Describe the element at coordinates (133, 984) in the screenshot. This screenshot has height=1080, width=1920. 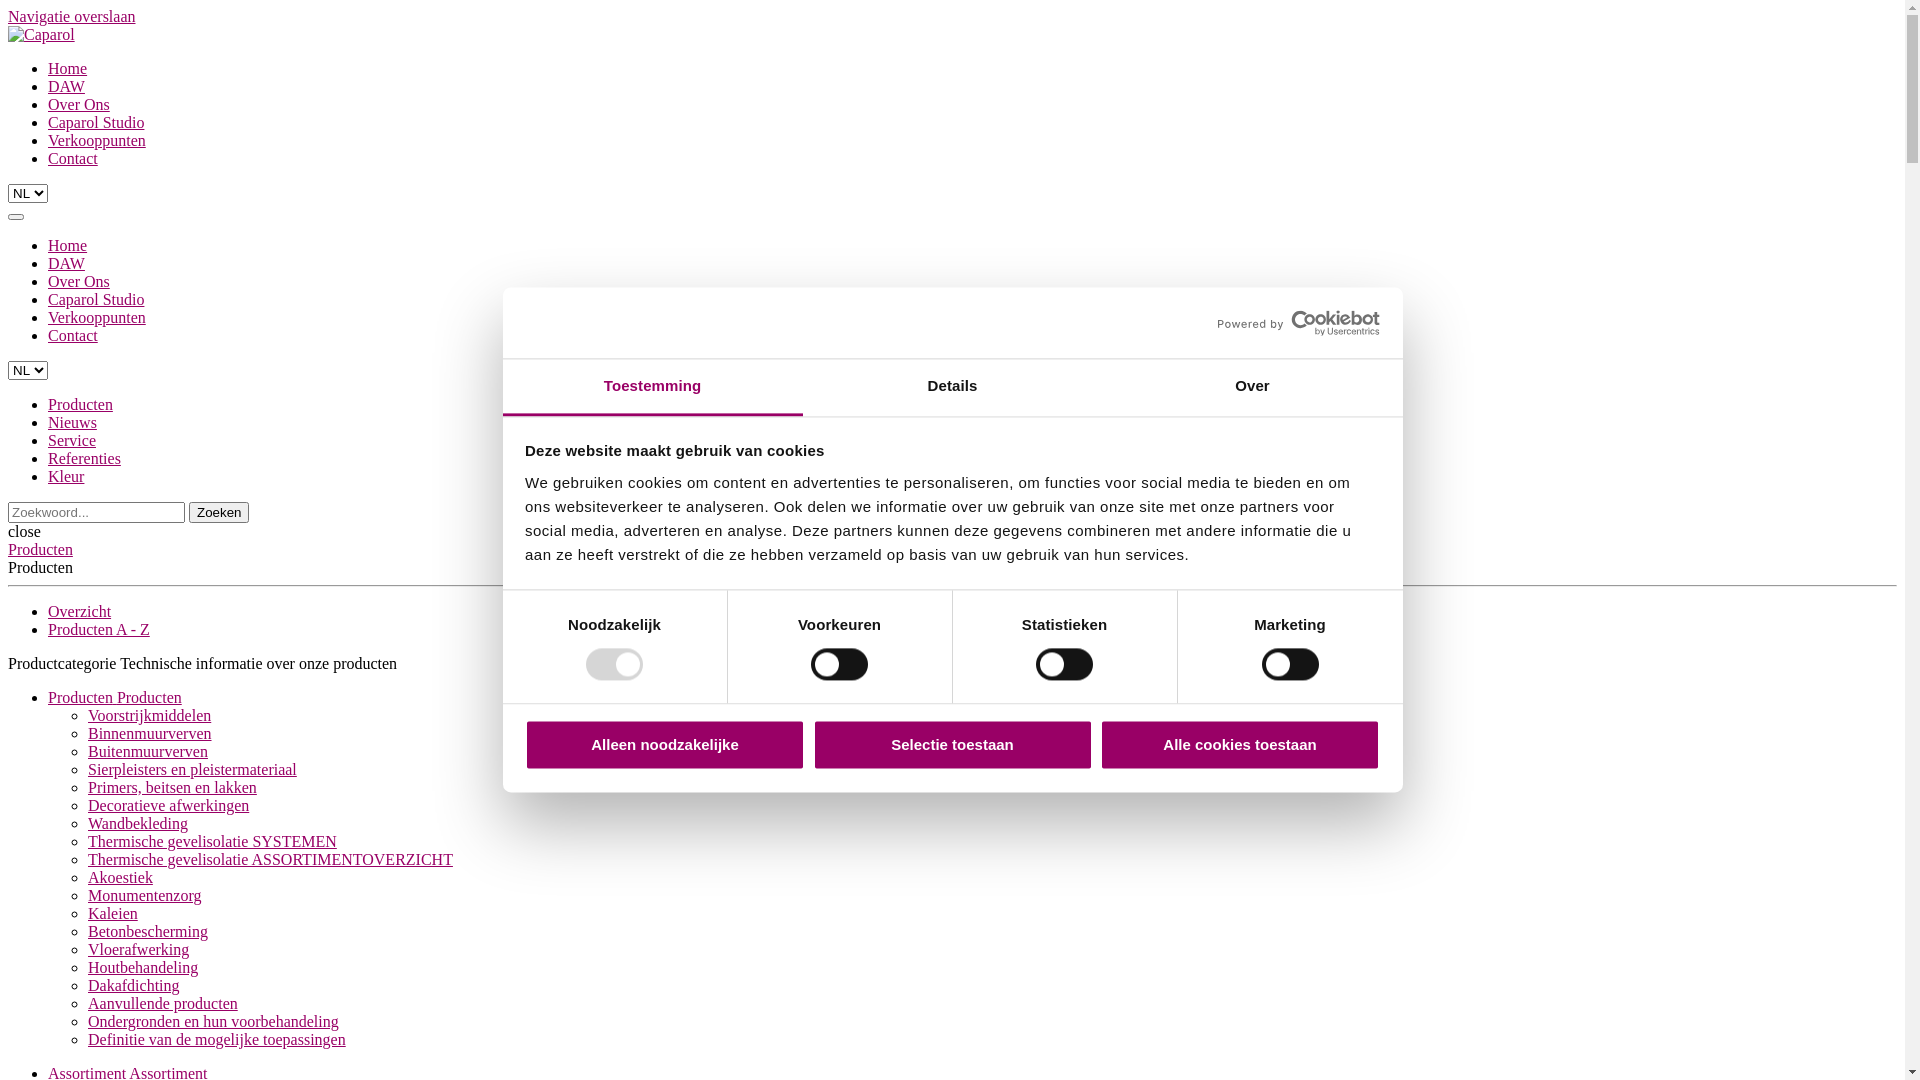
I see `'Dakafdichting'` at that location.